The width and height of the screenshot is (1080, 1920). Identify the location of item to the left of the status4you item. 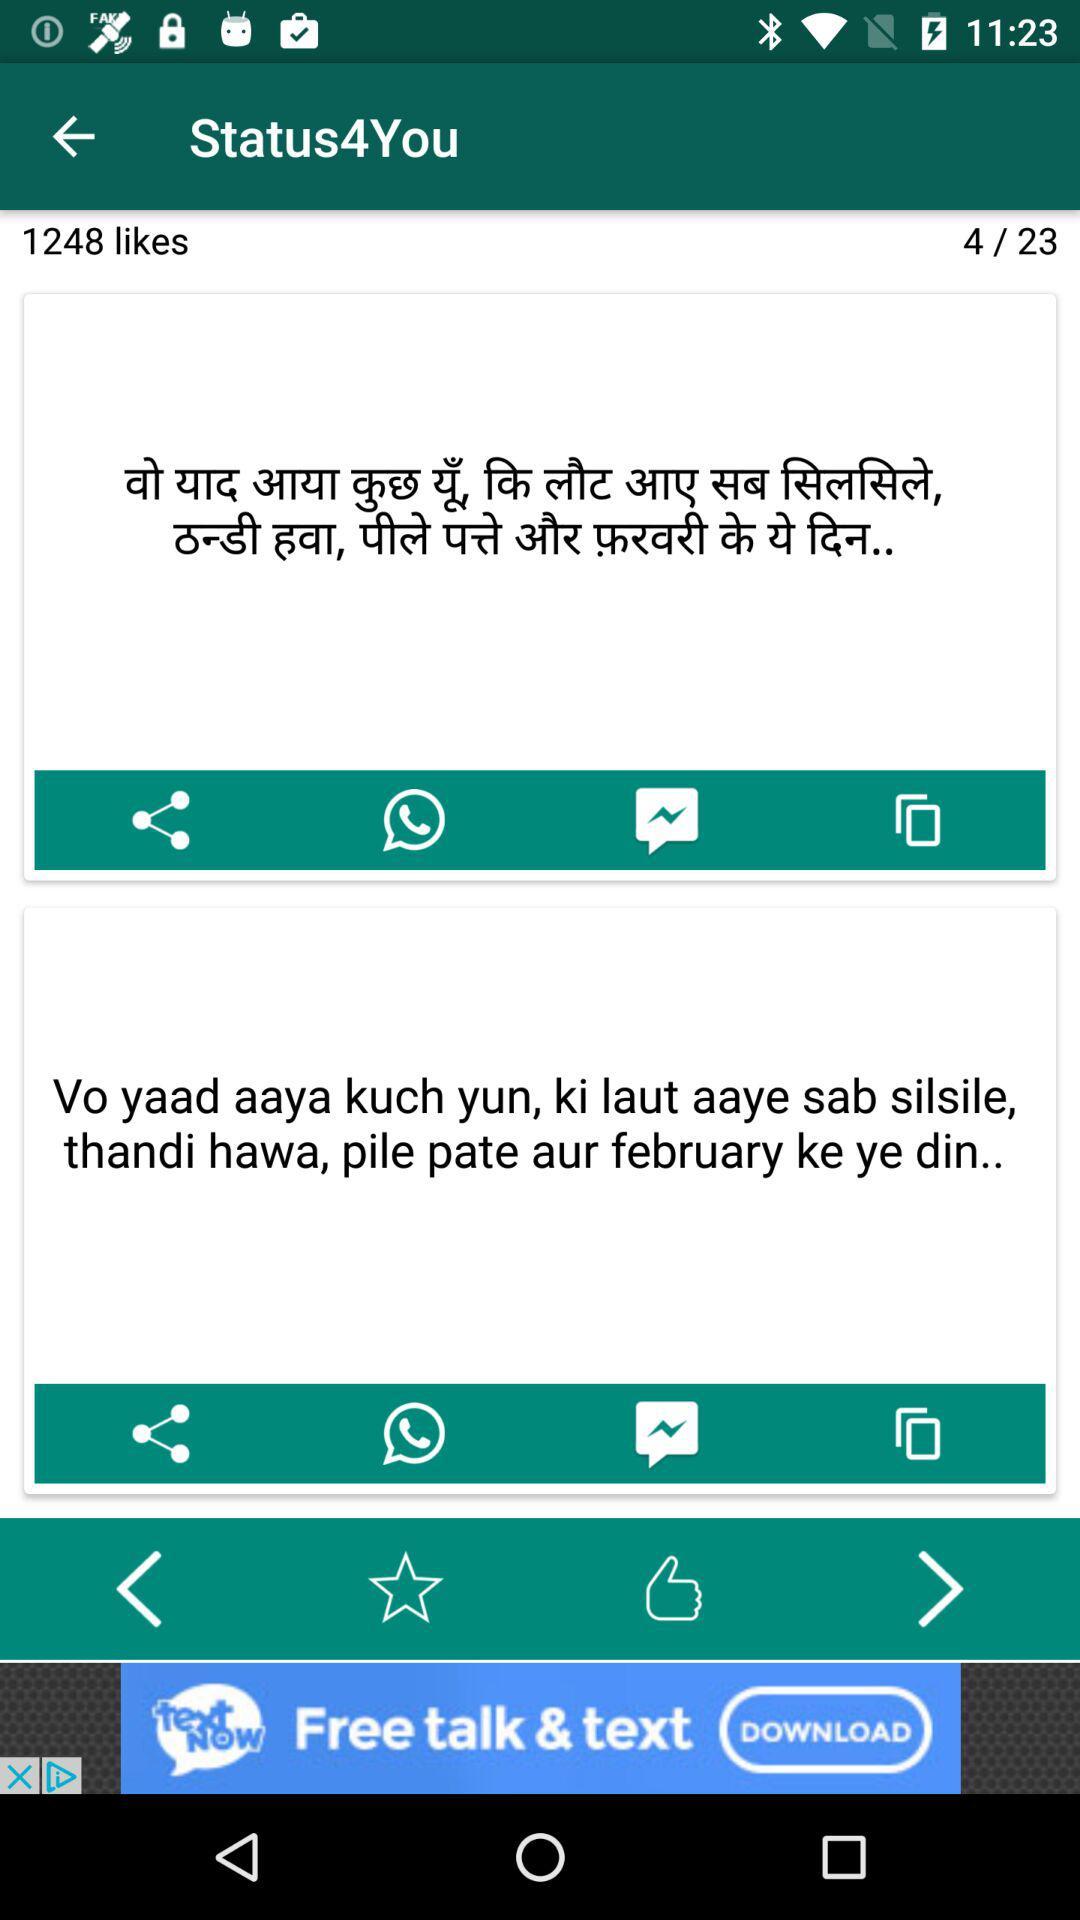
(72, 135).